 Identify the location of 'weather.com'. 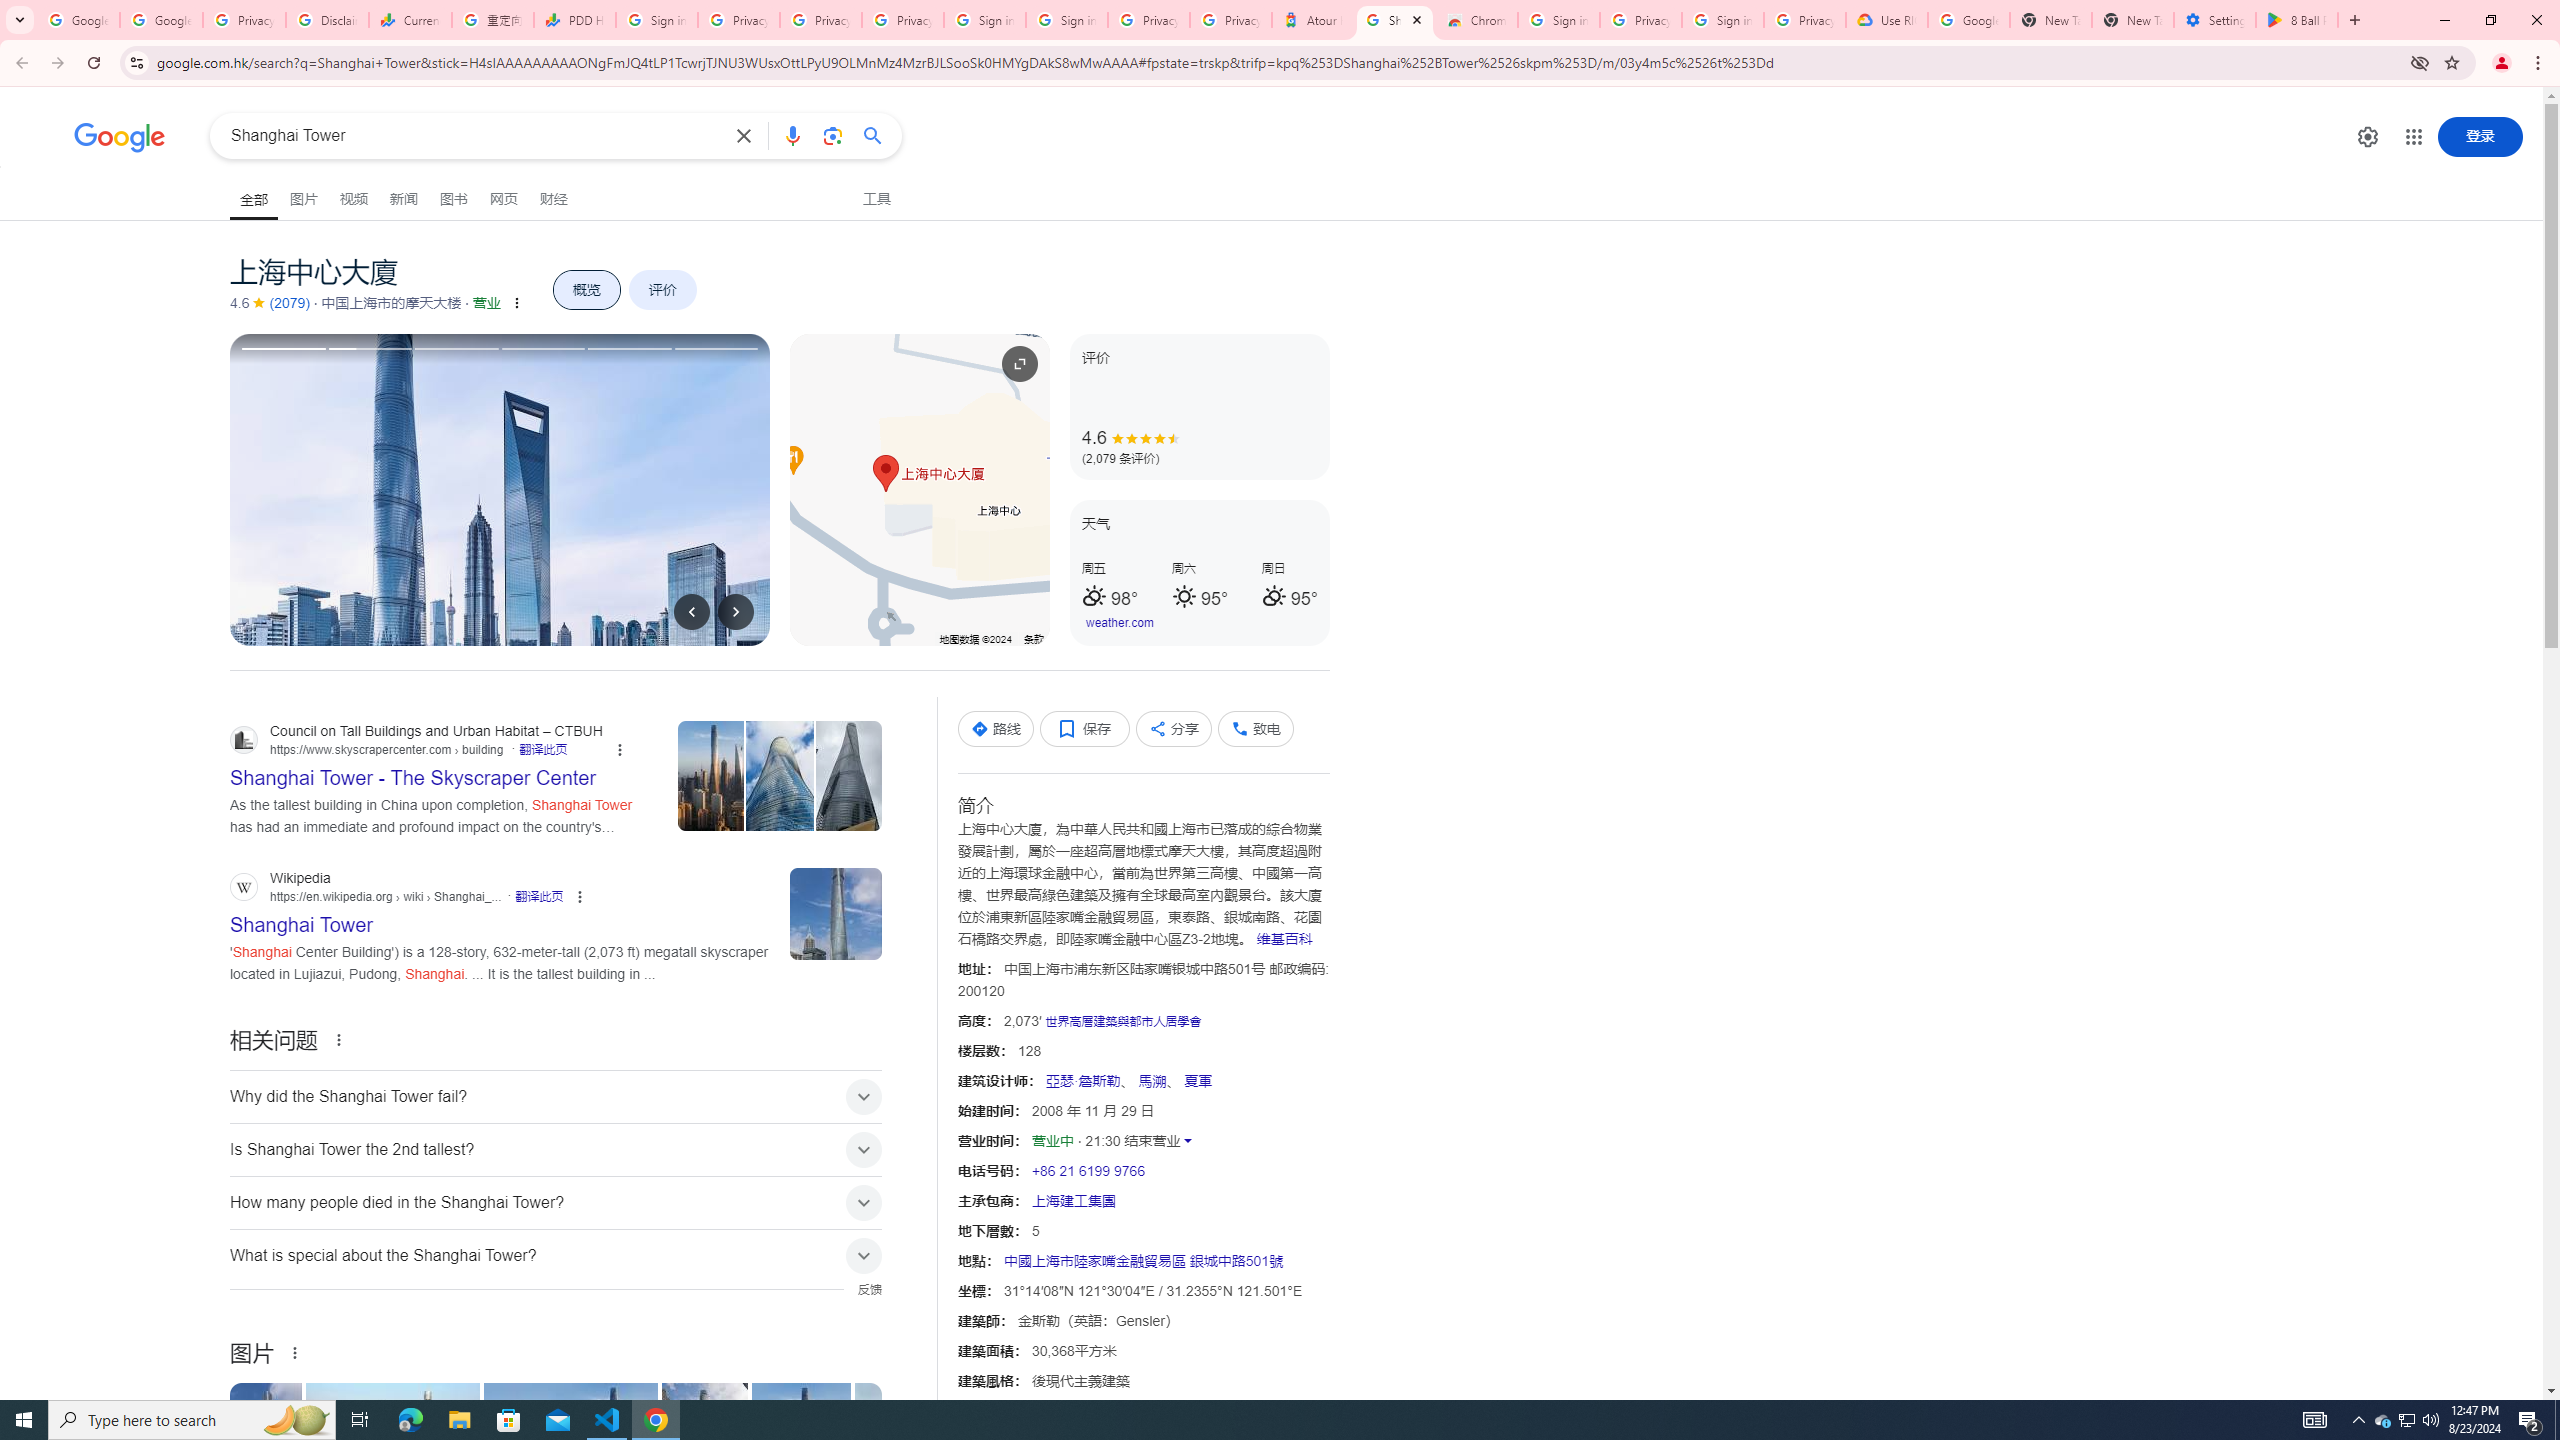
(1120, 623).